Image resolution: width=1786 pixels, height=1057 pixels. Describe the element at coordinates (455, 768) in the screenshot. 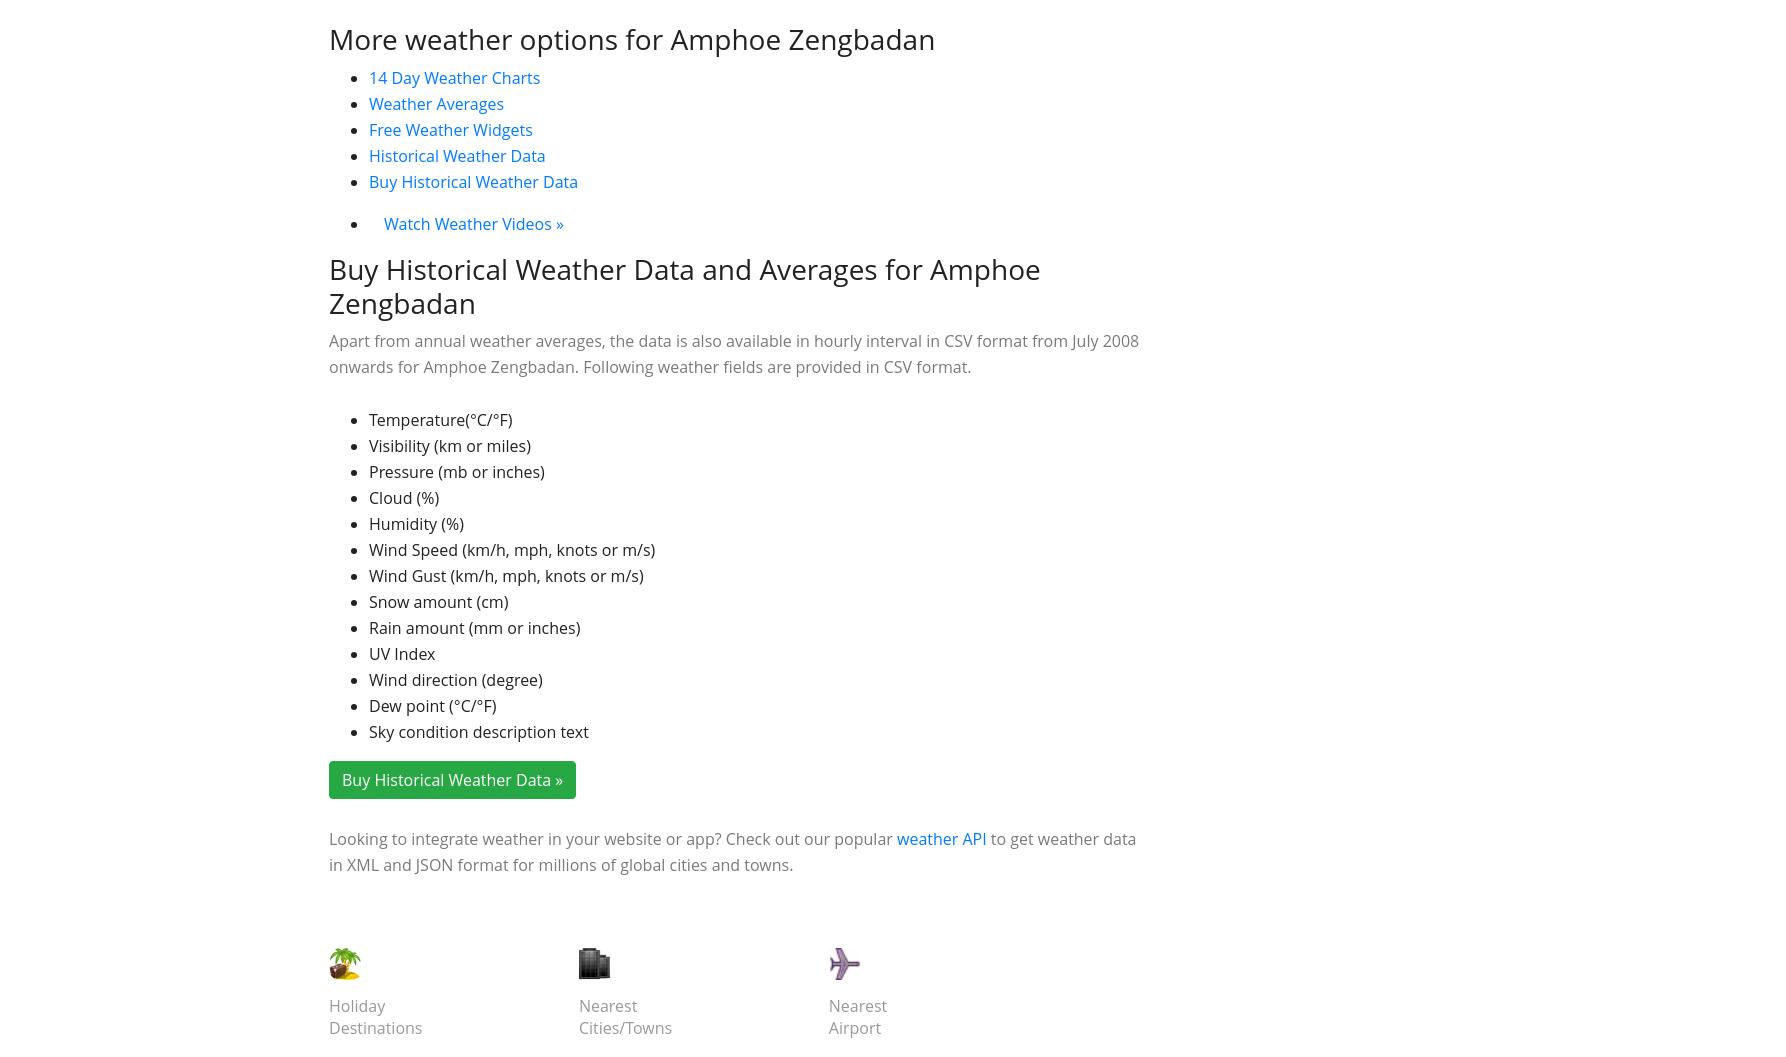

I see `'Pressure (mb or inches)'` at that location.